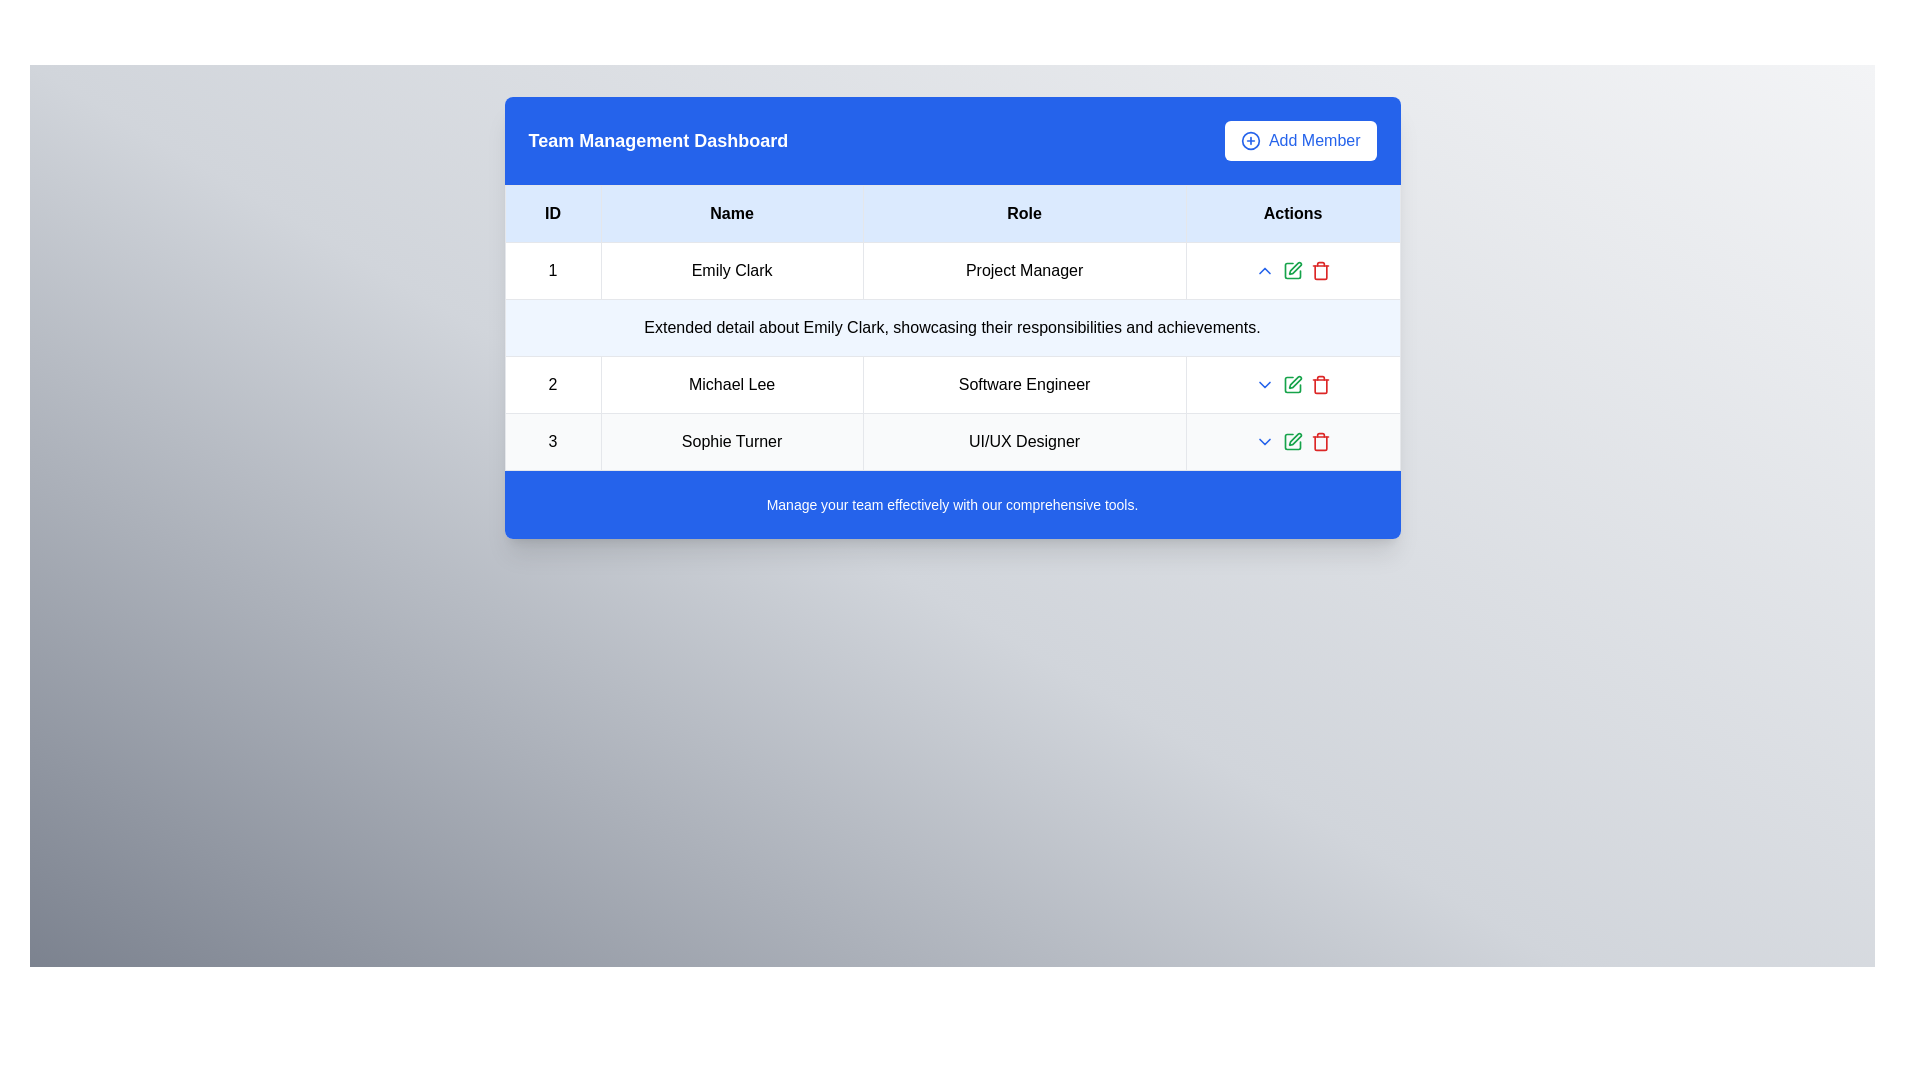 Image resolution: width=1920 pixels, height=1080 pixels. Describe the element at coordinates (1293, 385) in the screenshot. I see `the editing Icon button located in the 'Actions' column of the second row of the table, positioned between the blue-colored icon and the red-colored icon` at that location.